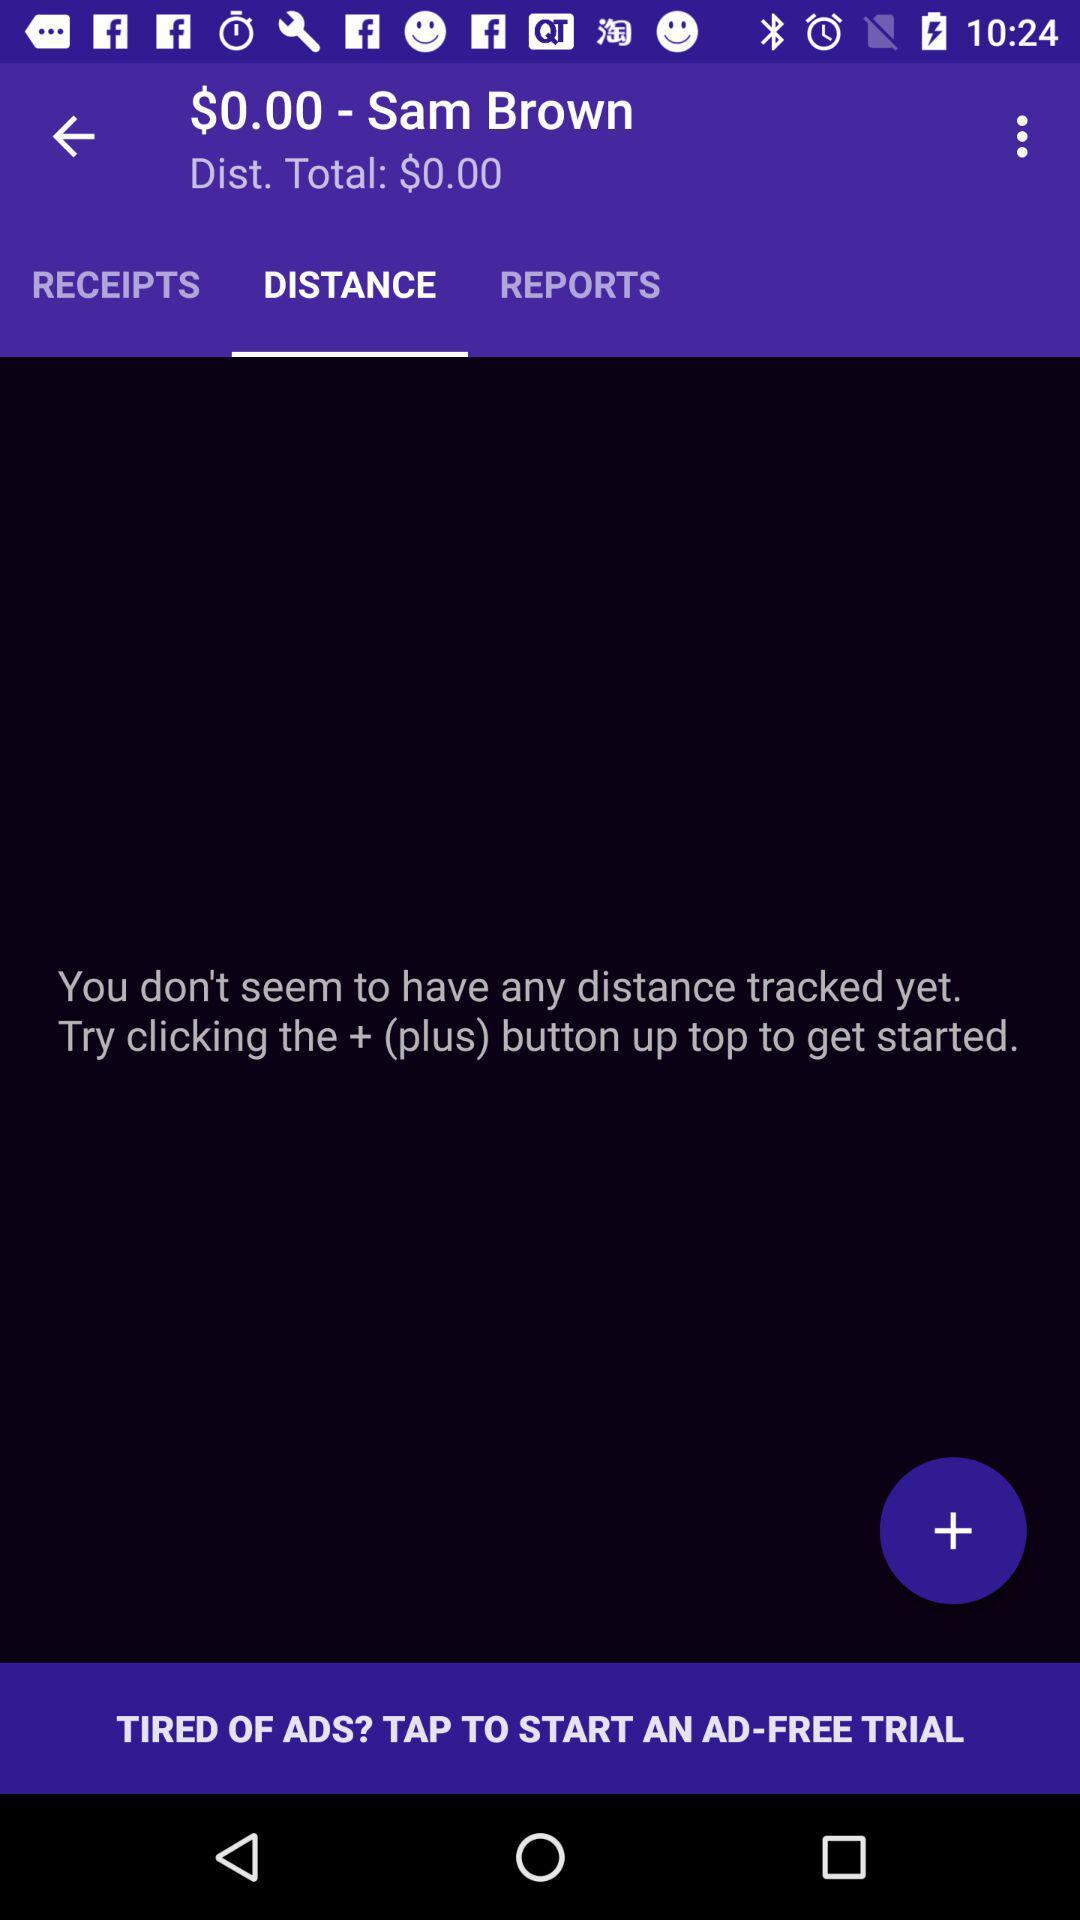 Image resolution: width=1080 pixels, height=1920 pixels. Describe the element at coordinates (952, 1529) in the screenshot. I see `the add icon` at that location.